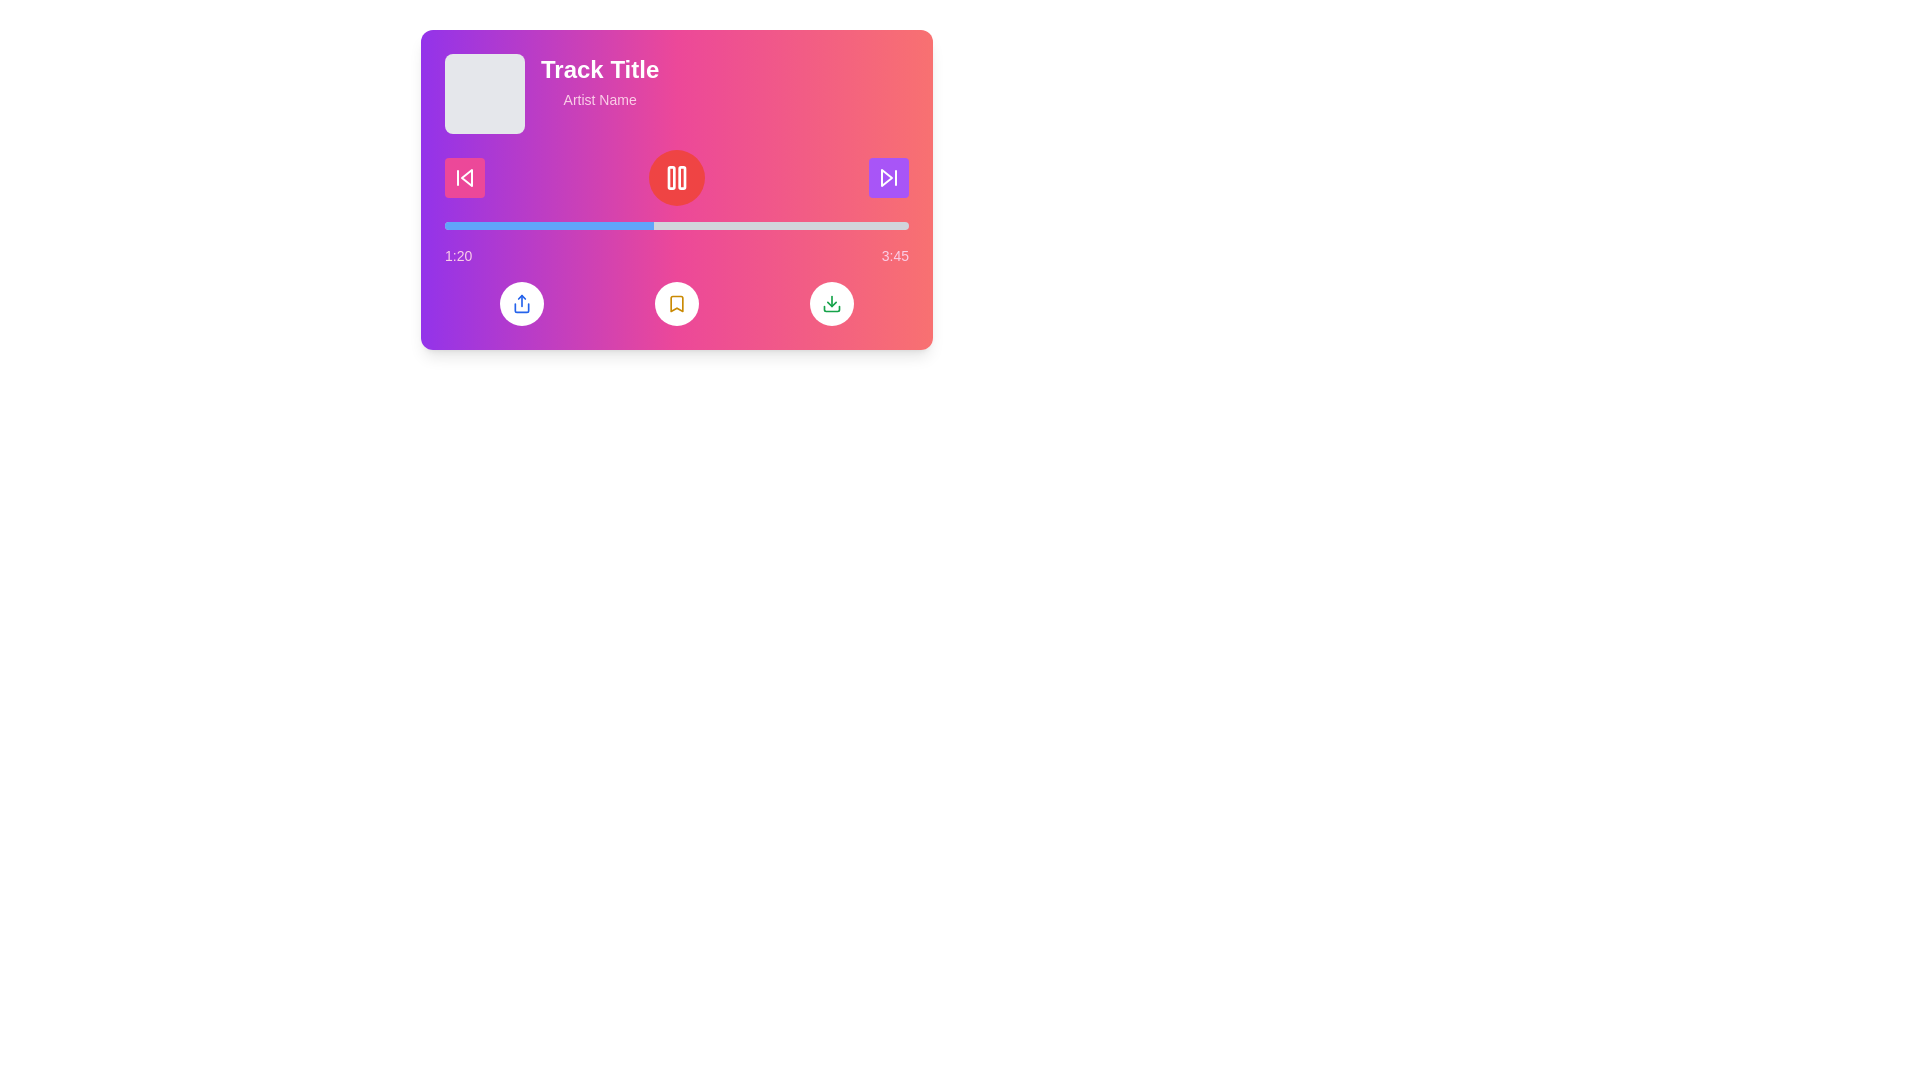 The width and height of the screenshot is (1920, 1080). What do you see at coordinates (457, 254) in the screenshot?
I see `the time indicator text label located near the bottom-left side of the interface` at bounding box center [457, 254].